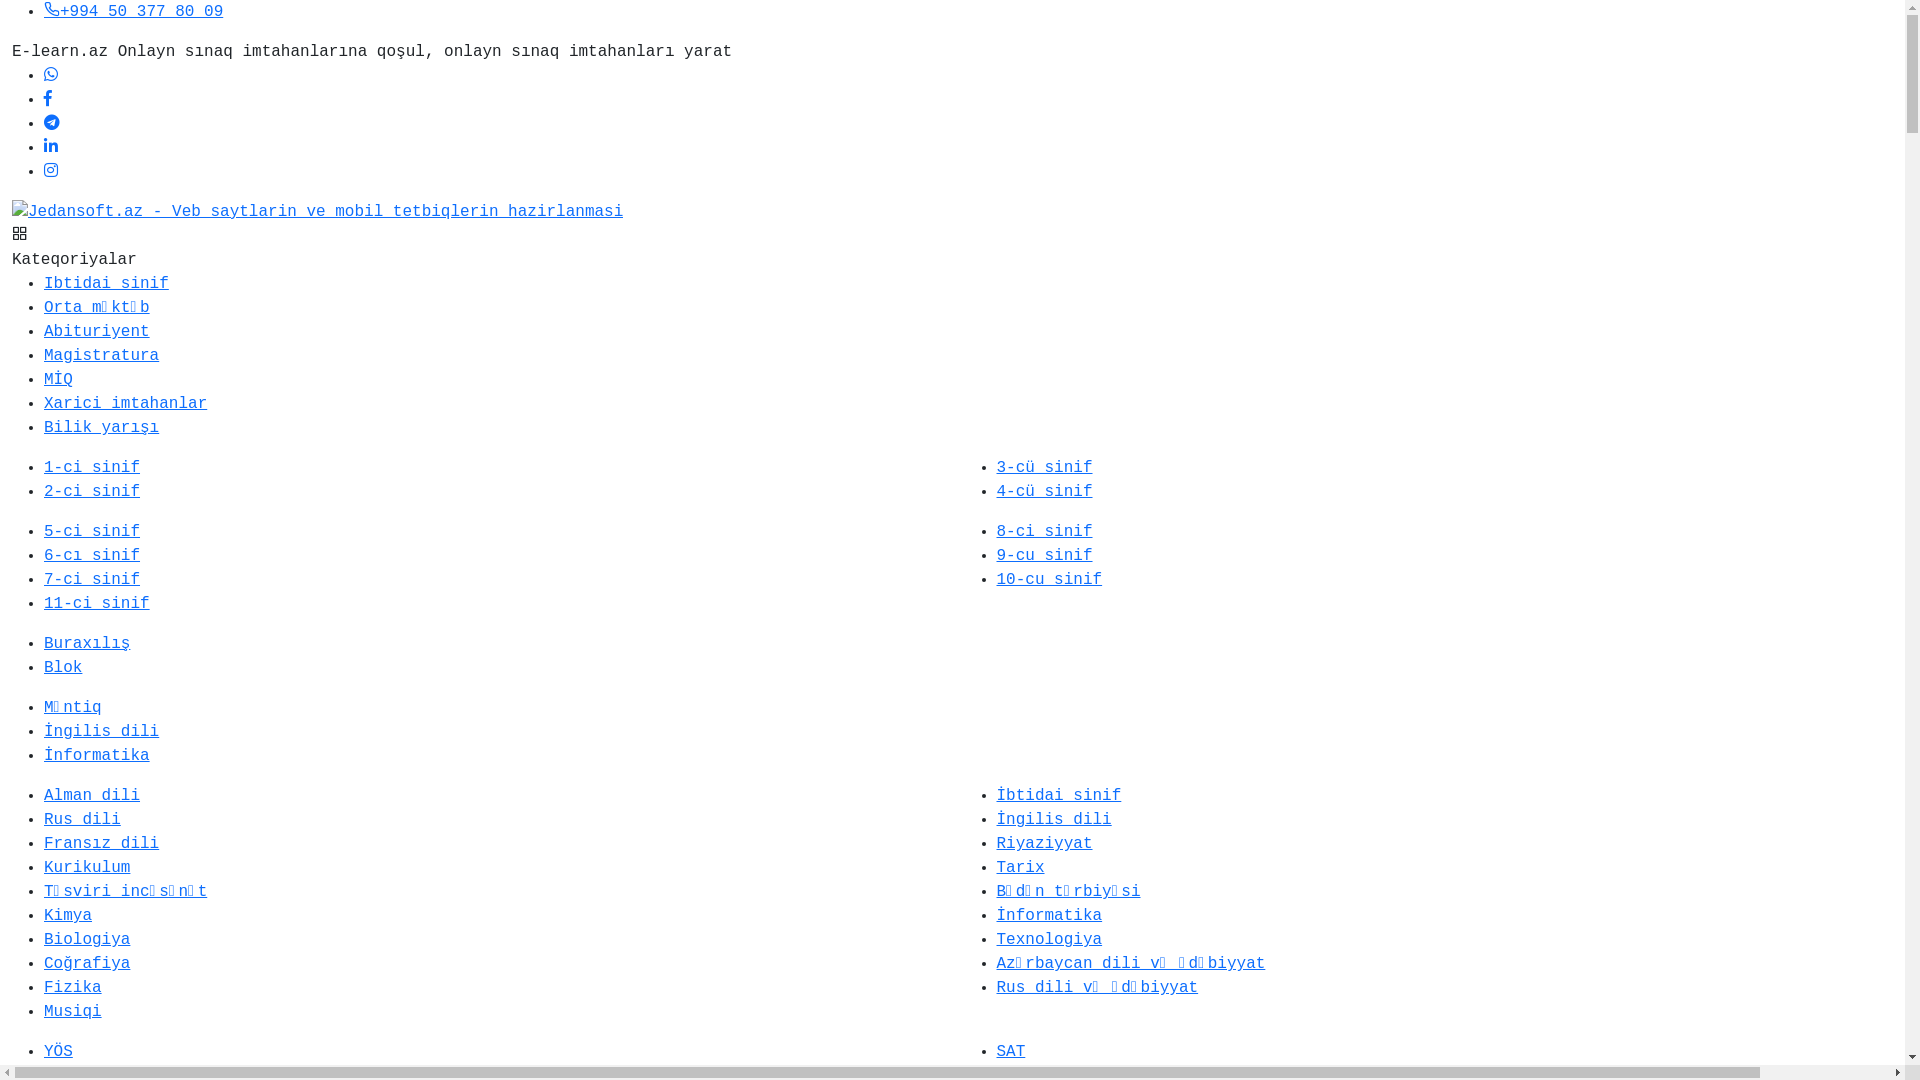  Describe the element at coordinates (1042, 531) in the screenshot. I see `'8-ci sinif'` at that location.